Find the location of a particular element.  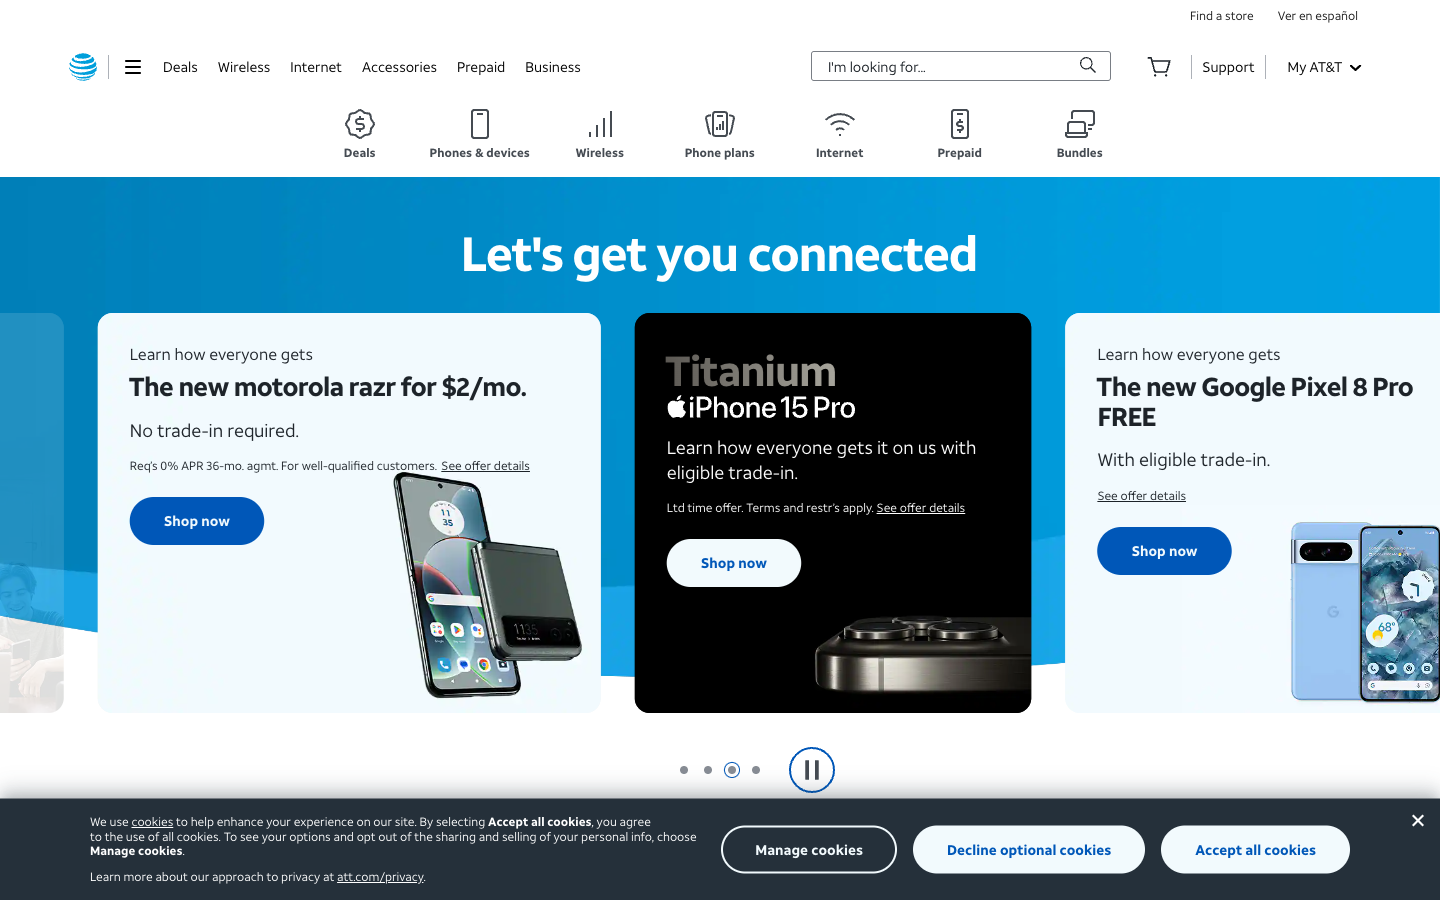

Look for phone plans is located at coordinates (720, 134).